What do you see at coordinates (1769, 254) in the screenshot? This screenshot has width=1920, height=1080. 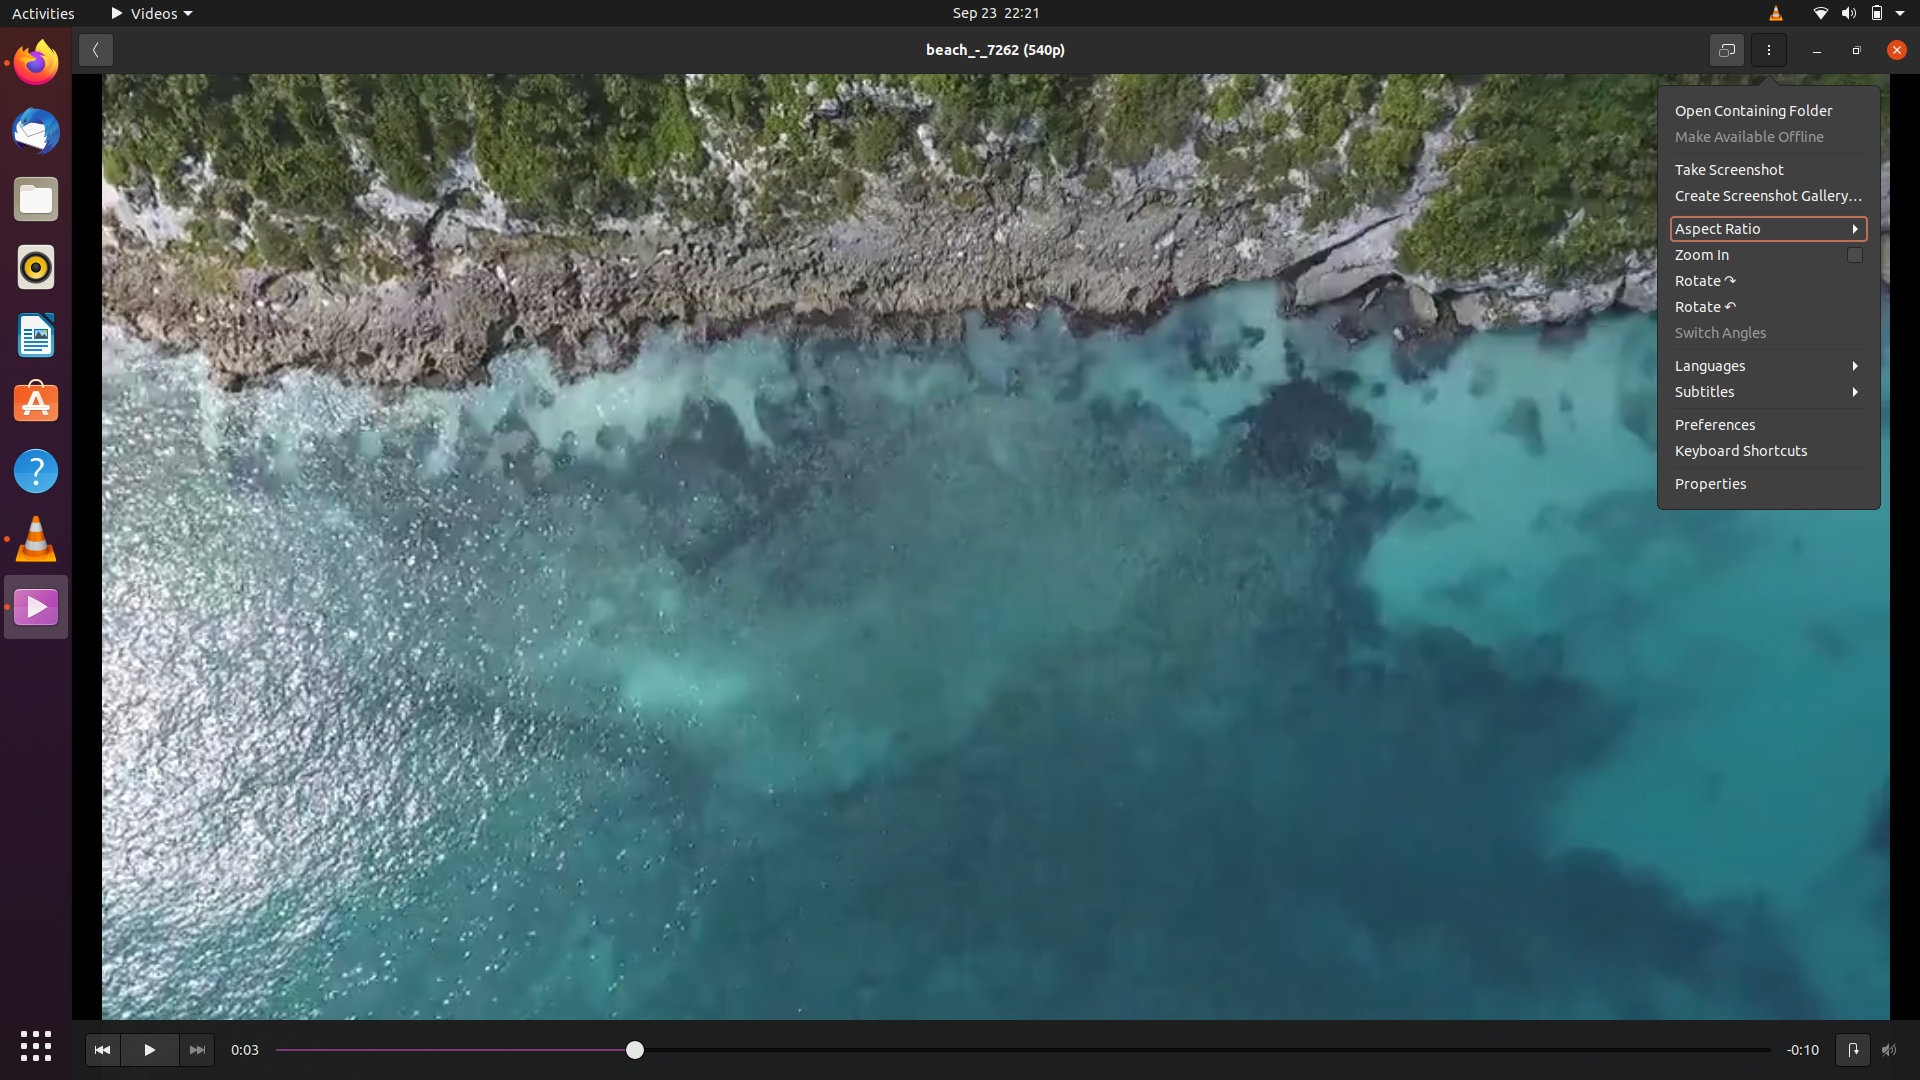 I see `Use the zoom in button to enlarge the video viewing frame` at bounding box center [1769, 254].